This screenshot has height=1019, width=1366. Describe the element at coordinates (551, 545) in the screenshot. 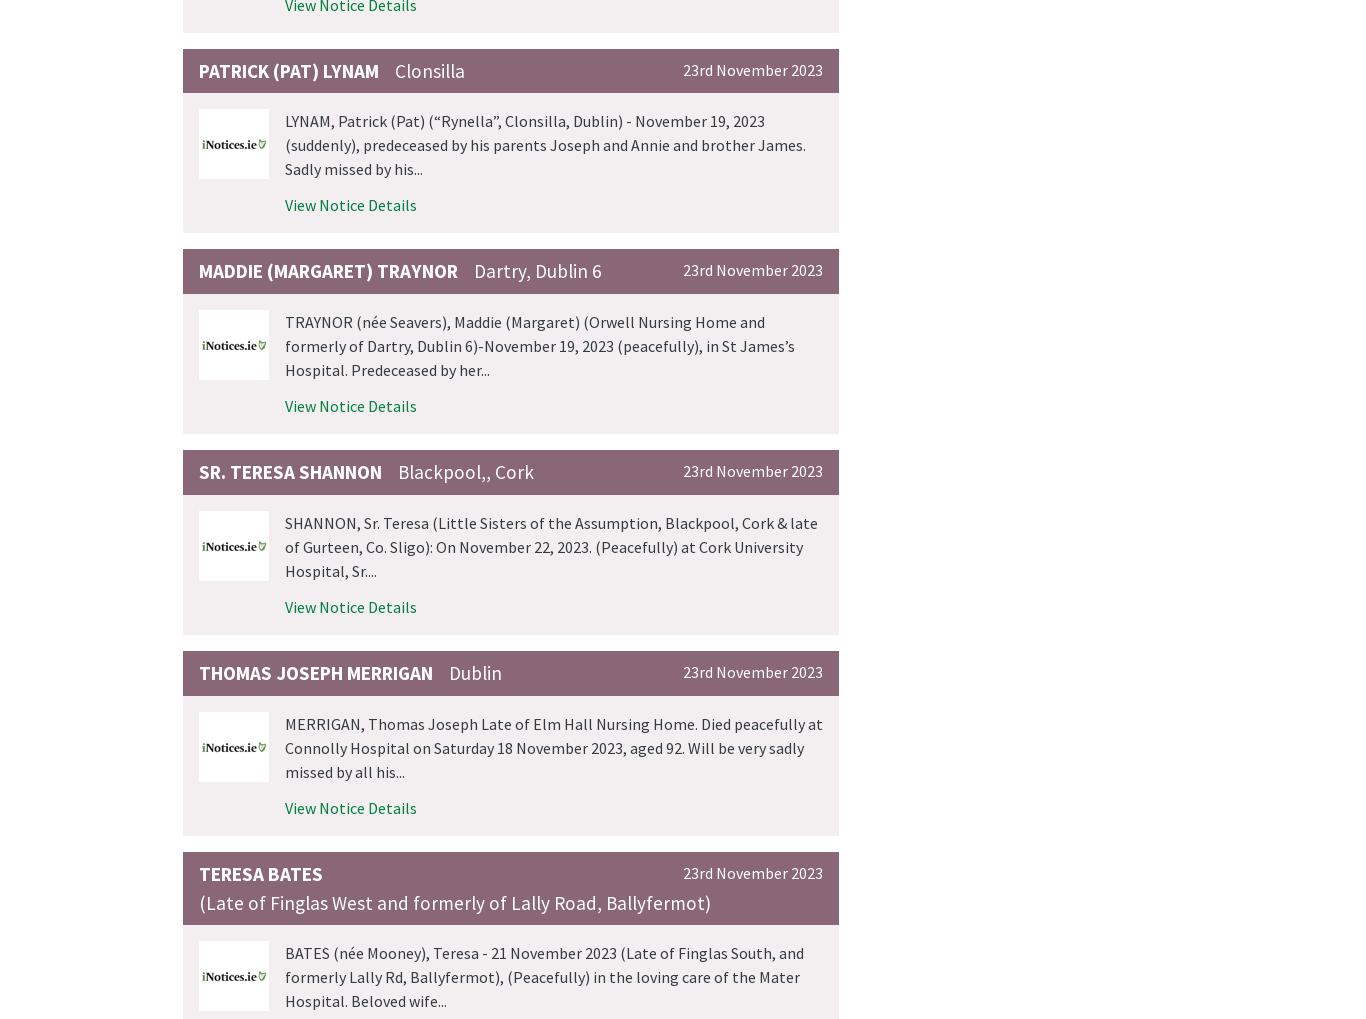

I see `'SHANNON, Sr. Teresa                     (Little Sisters of the Assumption, Blackpool, Cork & late of Gurteen, Co. Sligo): On November 22, 2023. (Peacefully) at Cork University Hospital, Sr....'` at that location.